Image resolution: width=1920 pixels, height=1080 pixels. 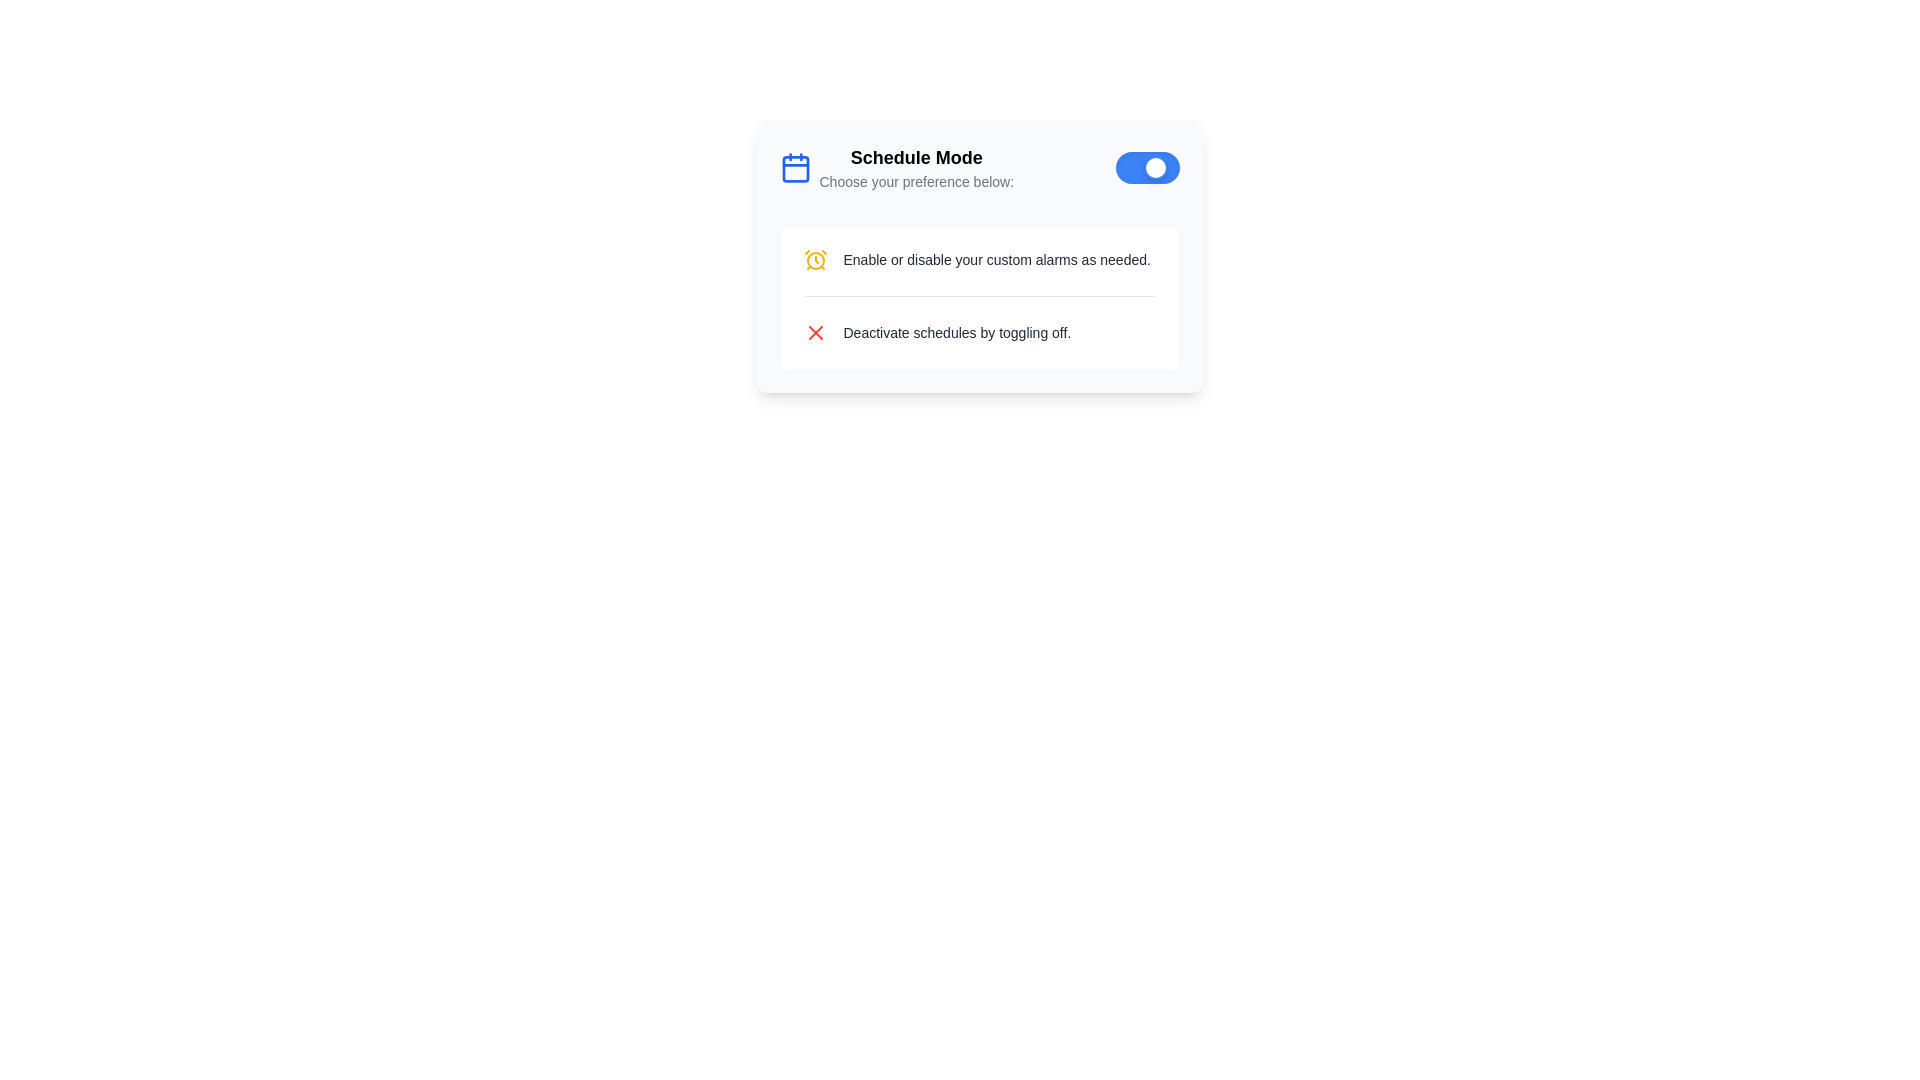 What do you see at coordinates (956, 331) in the screenshot?
I see `the text label reading 'Deactivate schedules by toggling off.' which is located to the right of a red 'X' icon within the 'Schedule Mode' section of the interface` at bounding box center [956, 331].